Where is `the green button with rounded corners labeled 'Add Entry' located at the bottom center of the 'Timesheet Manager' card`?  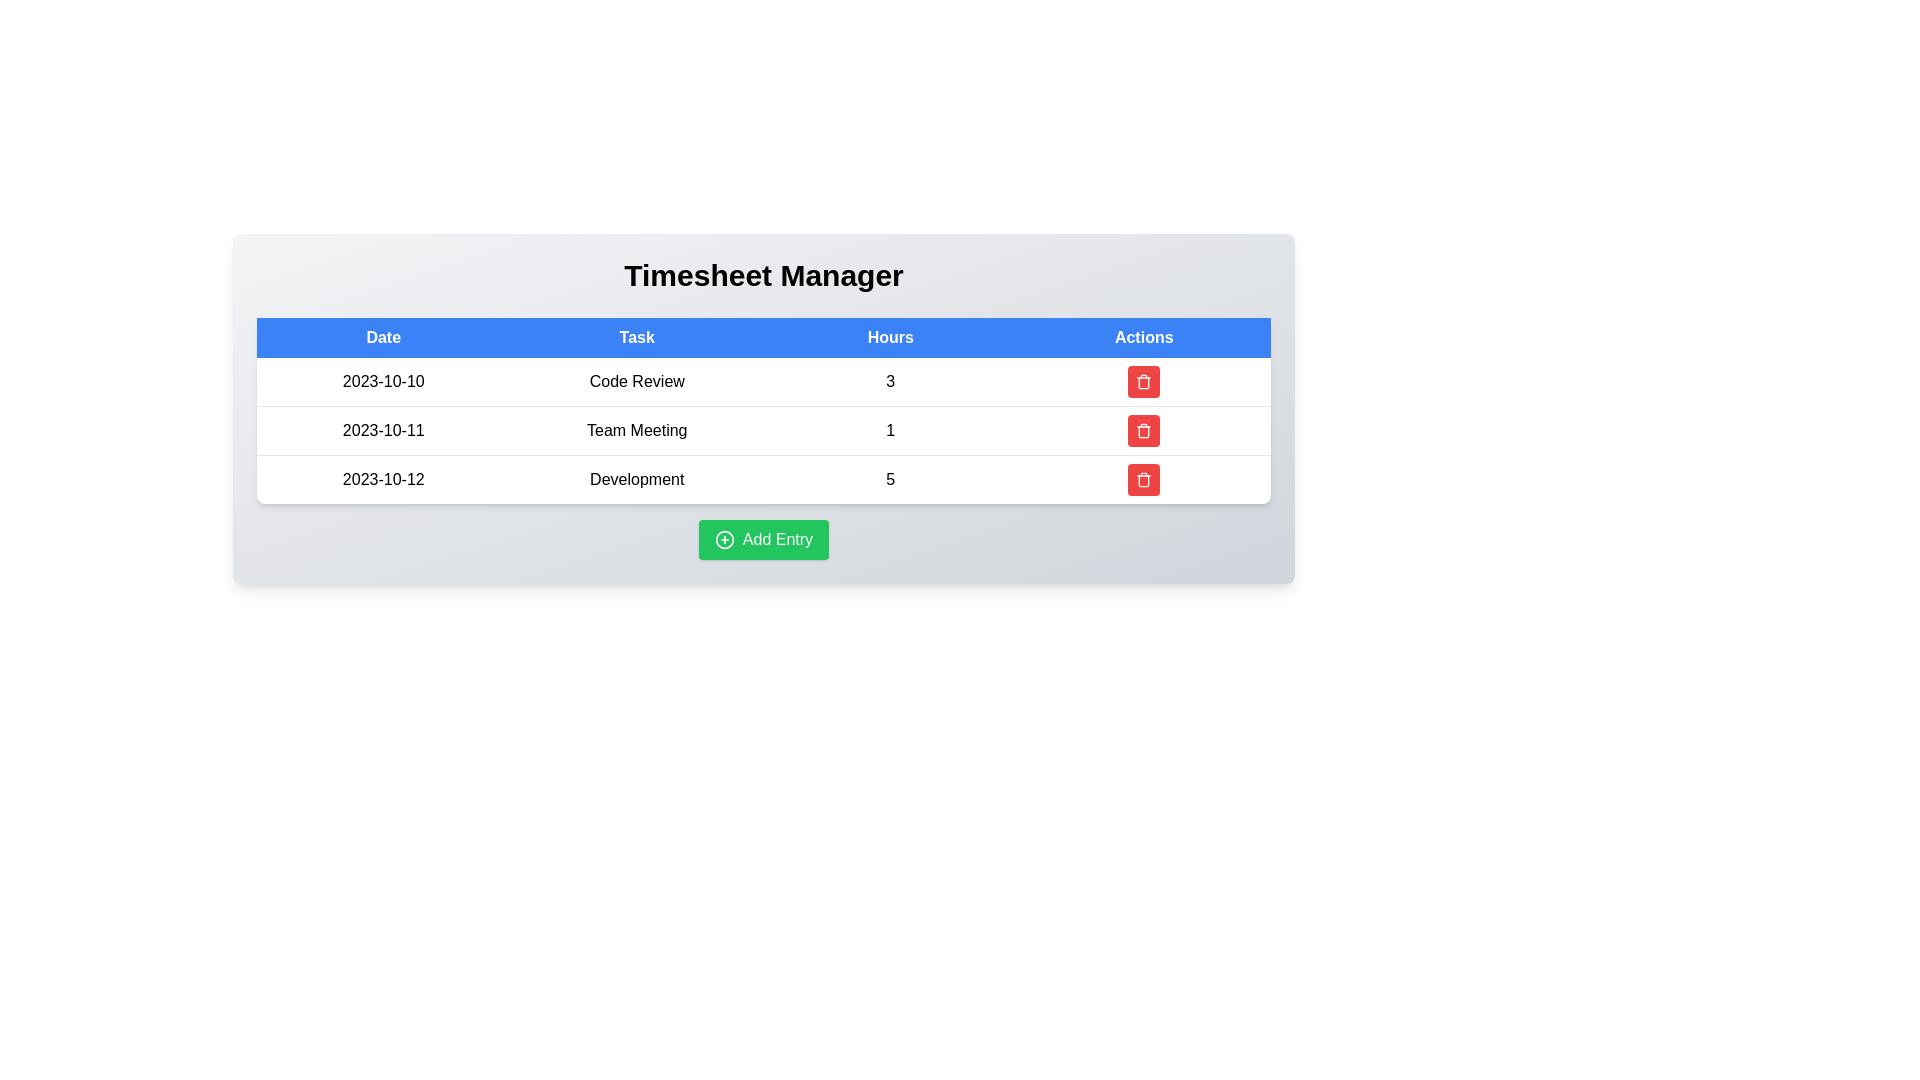
the green button with rounded corners labeled 'Add Entry' located at the bottom center of the 'Timesheet Manager' card is located at coordinates (762, 540).